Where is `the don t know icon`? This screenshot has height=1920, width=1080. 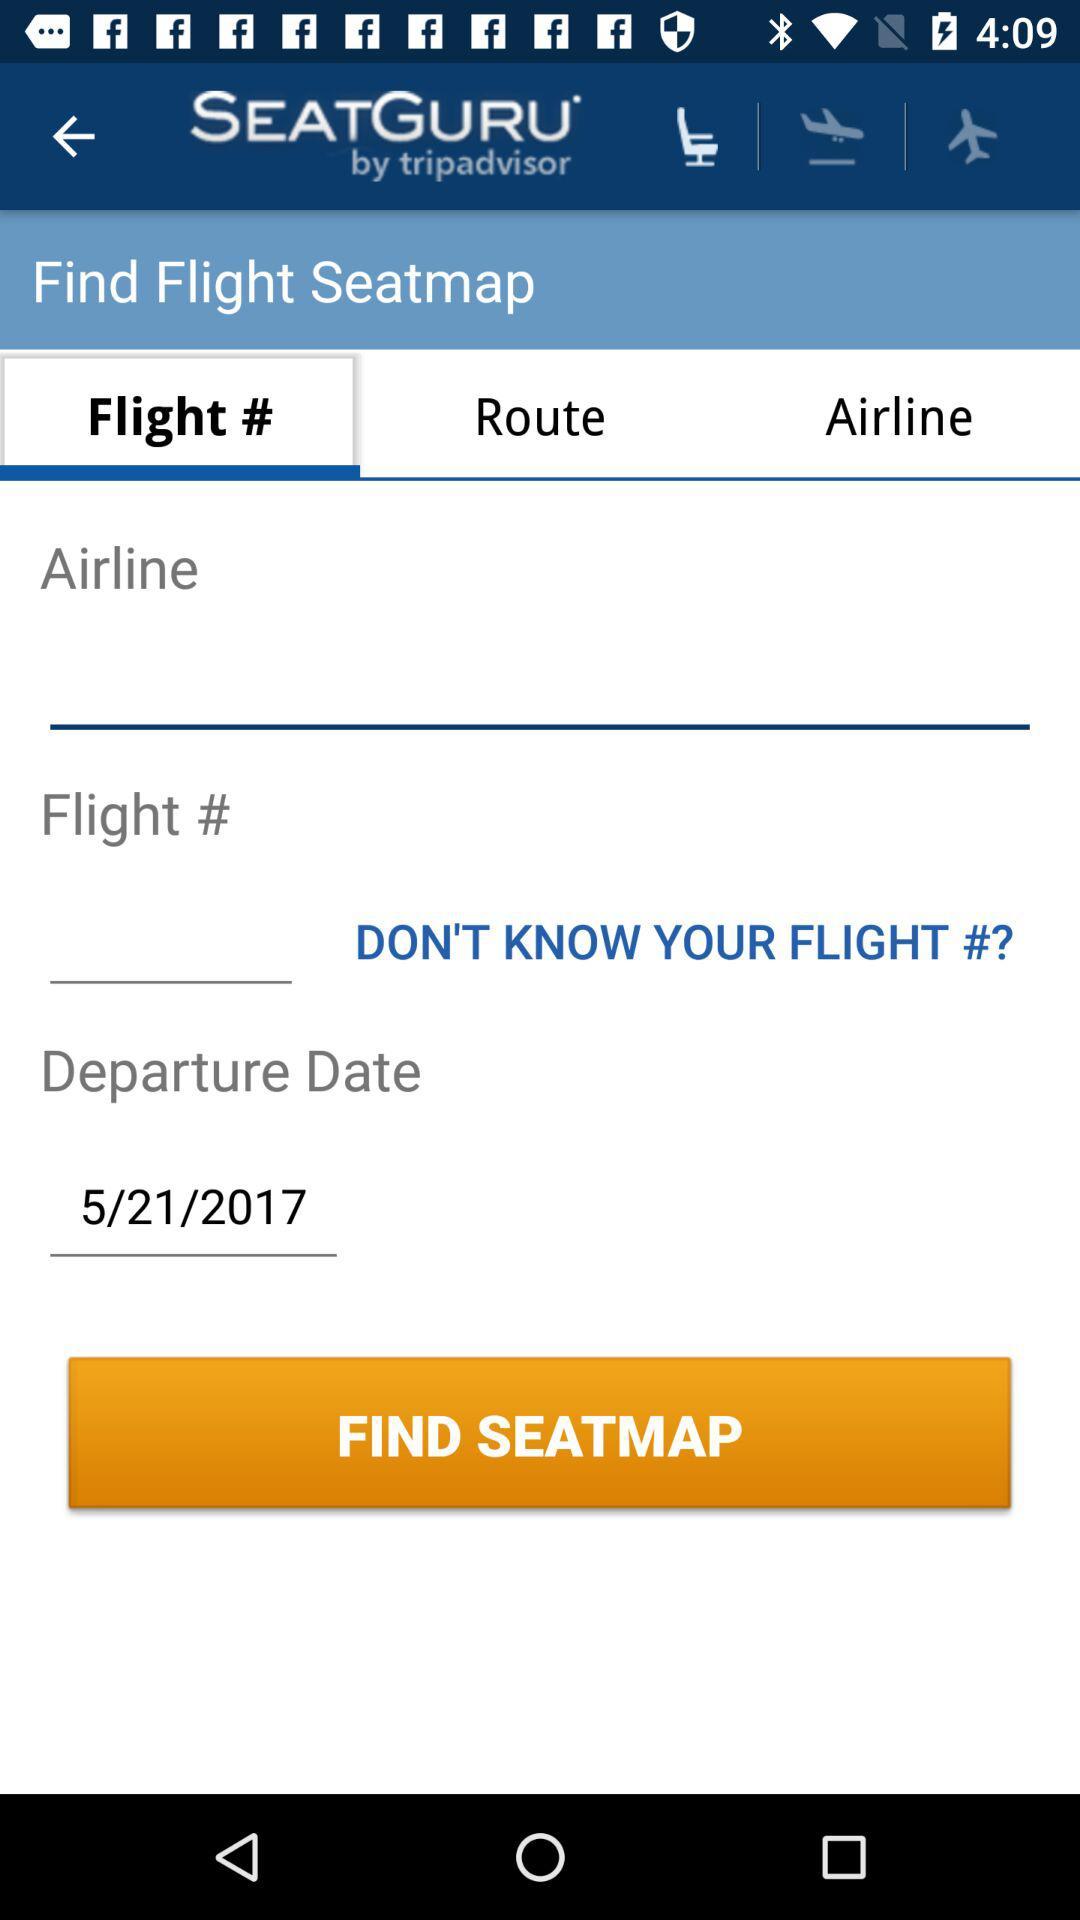
the don t know icon is located at coordinates (683, 939).